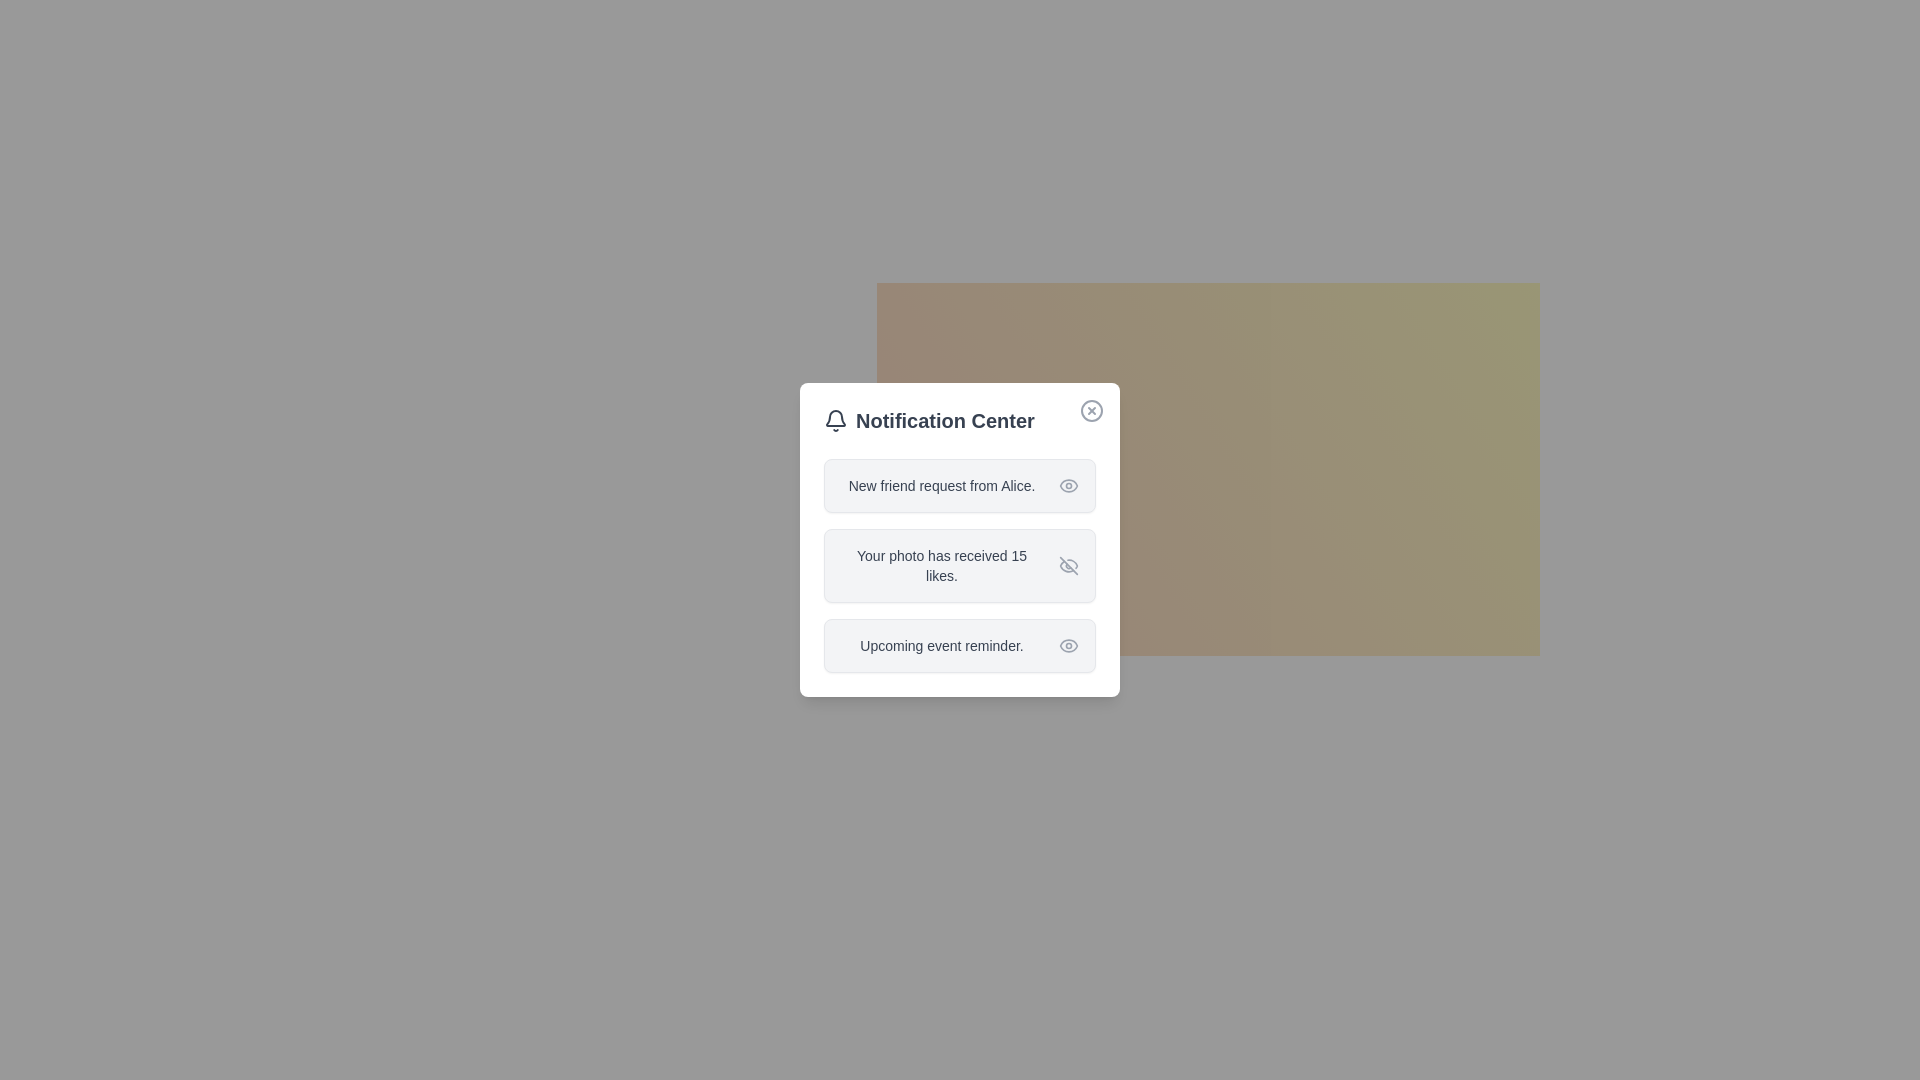  What do you see at coordinates (960, 645) in the screenshot?
I see `the interactive eye icon on the third notification card in the Notification Center` at bounding box center [960, 645].